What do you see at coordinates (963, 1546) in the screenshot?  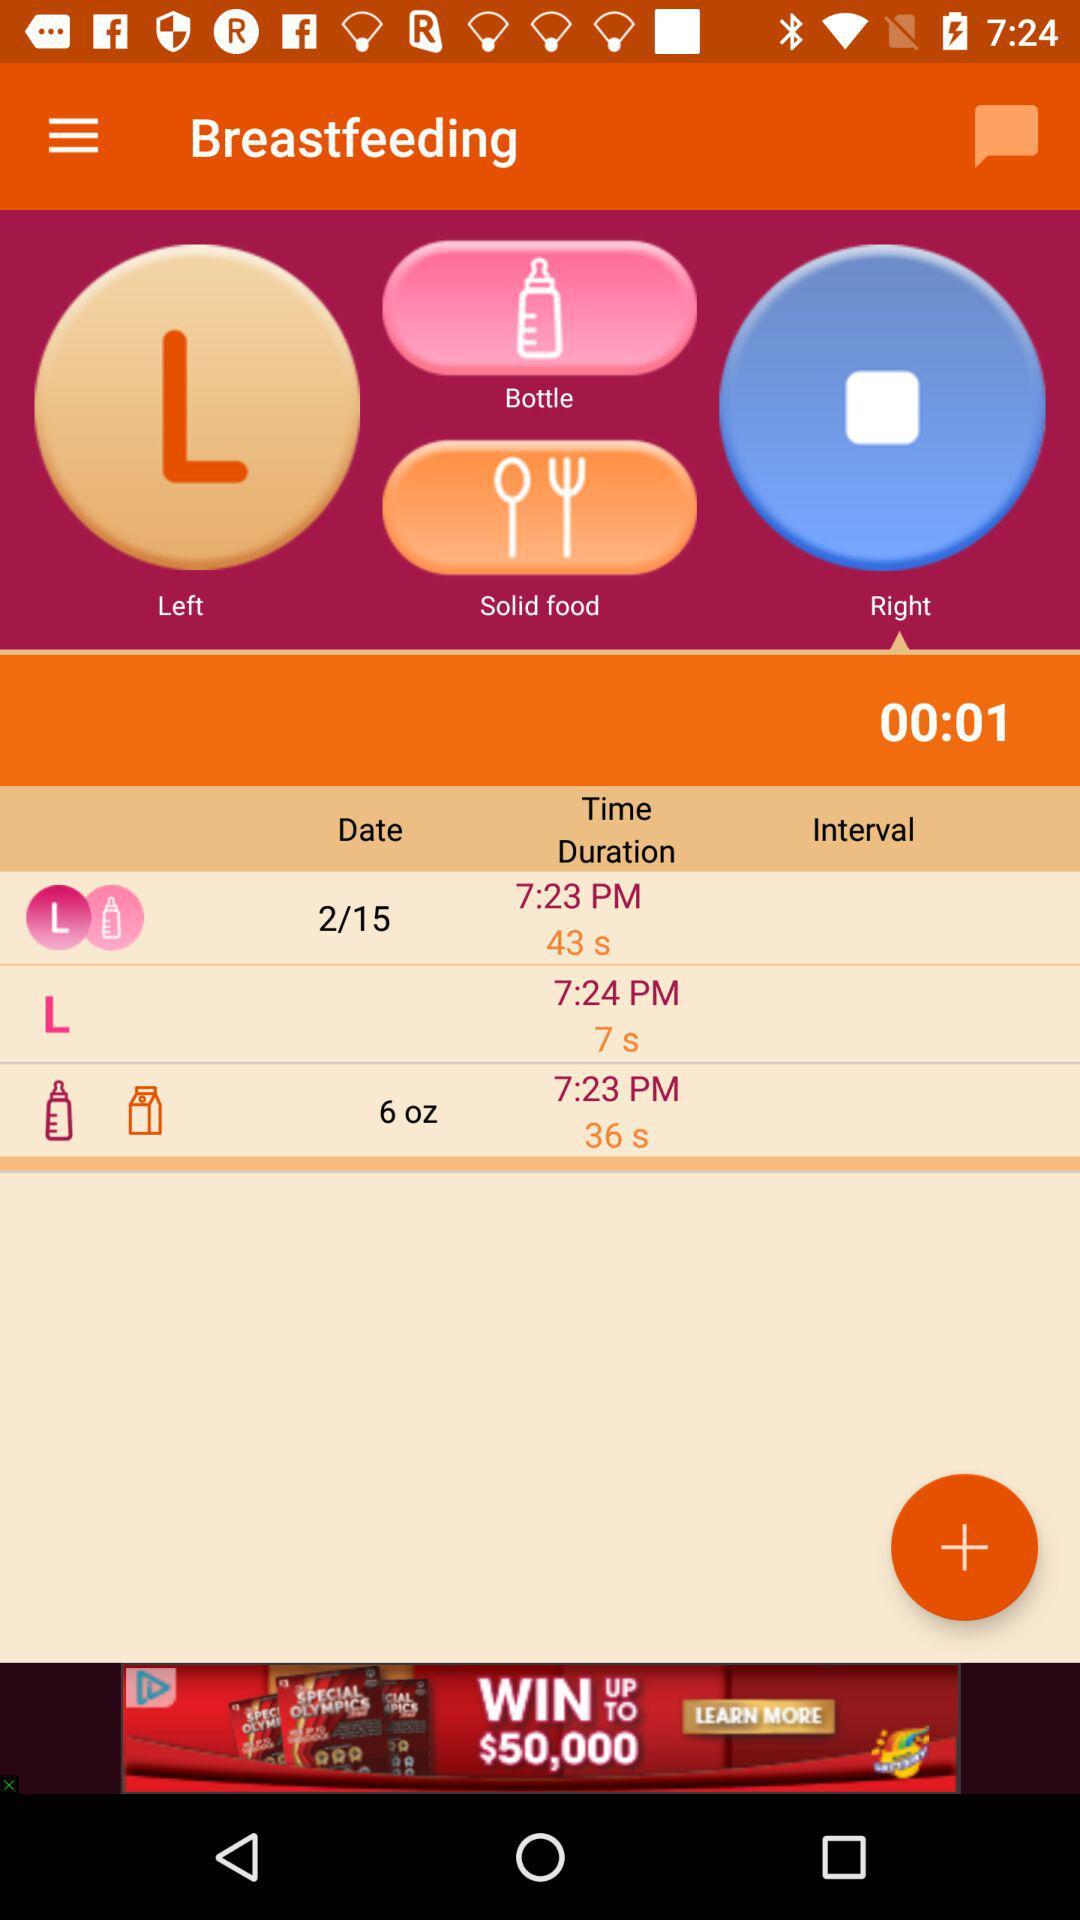 I see `the item at the bottom right corner` at bounding box center [963, 1546].